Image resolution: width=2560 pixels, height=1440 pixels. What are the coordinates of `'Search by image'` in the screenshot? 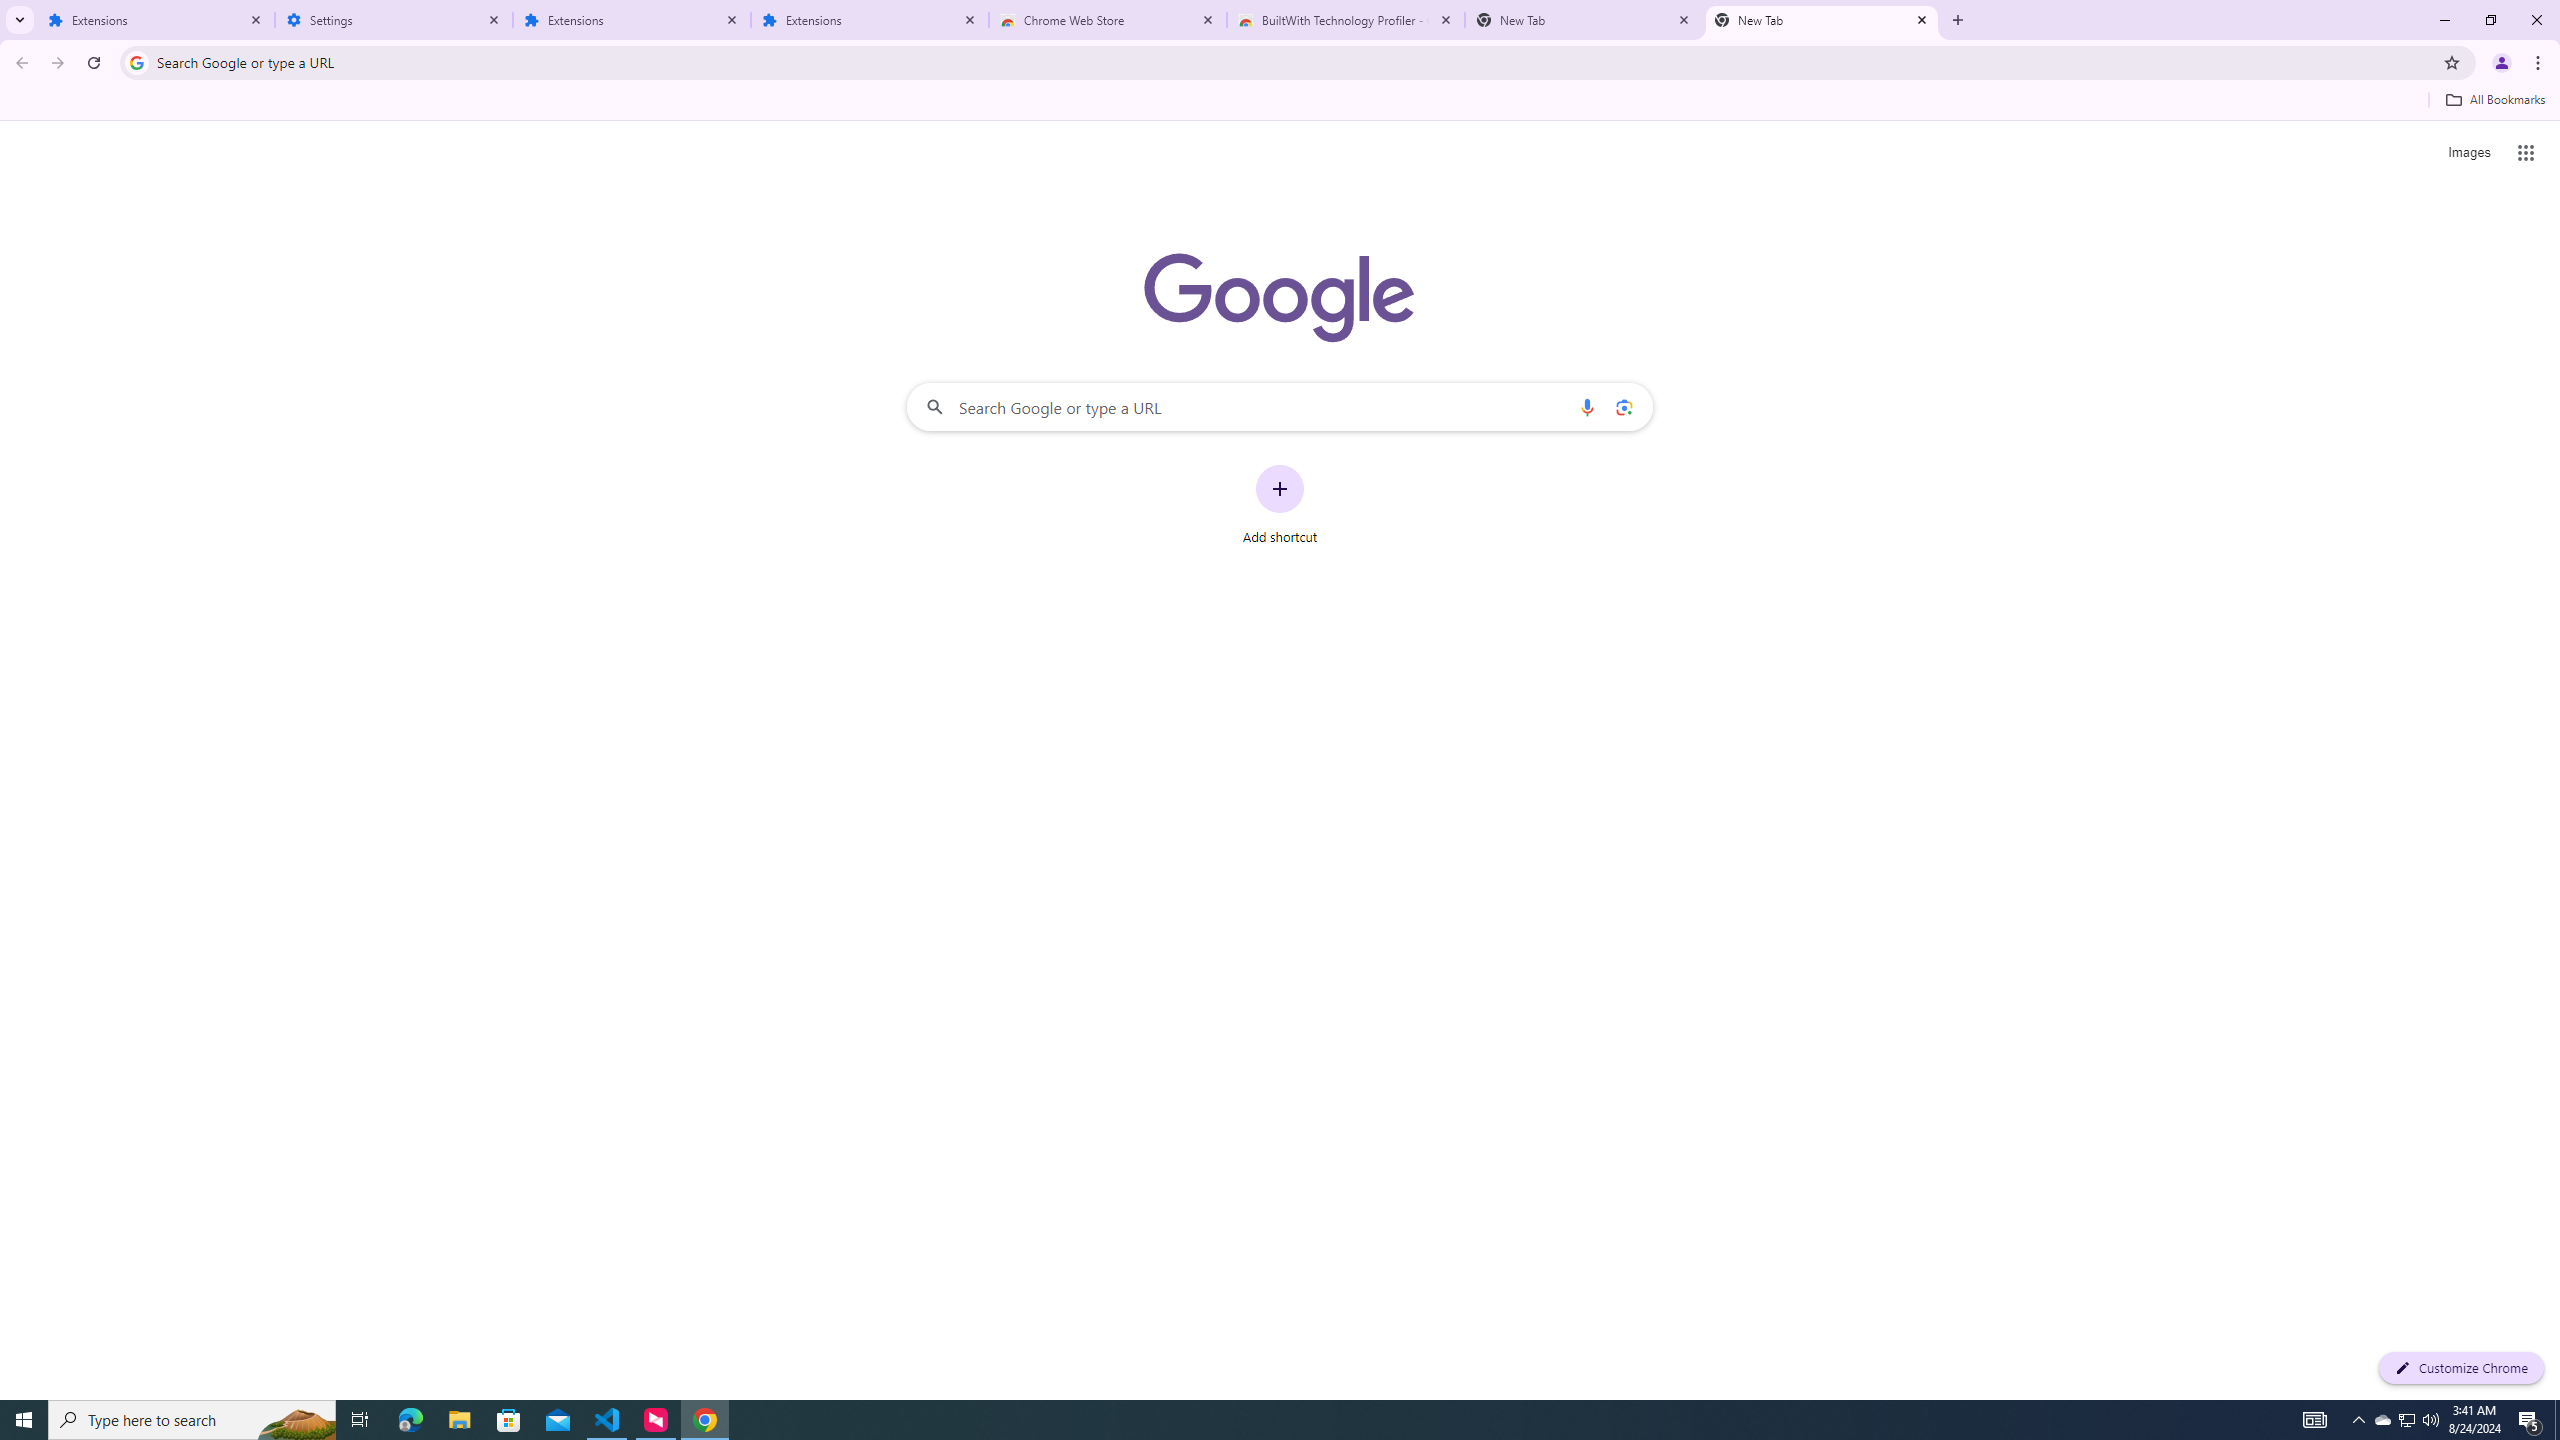 It's located at (1622, 405).